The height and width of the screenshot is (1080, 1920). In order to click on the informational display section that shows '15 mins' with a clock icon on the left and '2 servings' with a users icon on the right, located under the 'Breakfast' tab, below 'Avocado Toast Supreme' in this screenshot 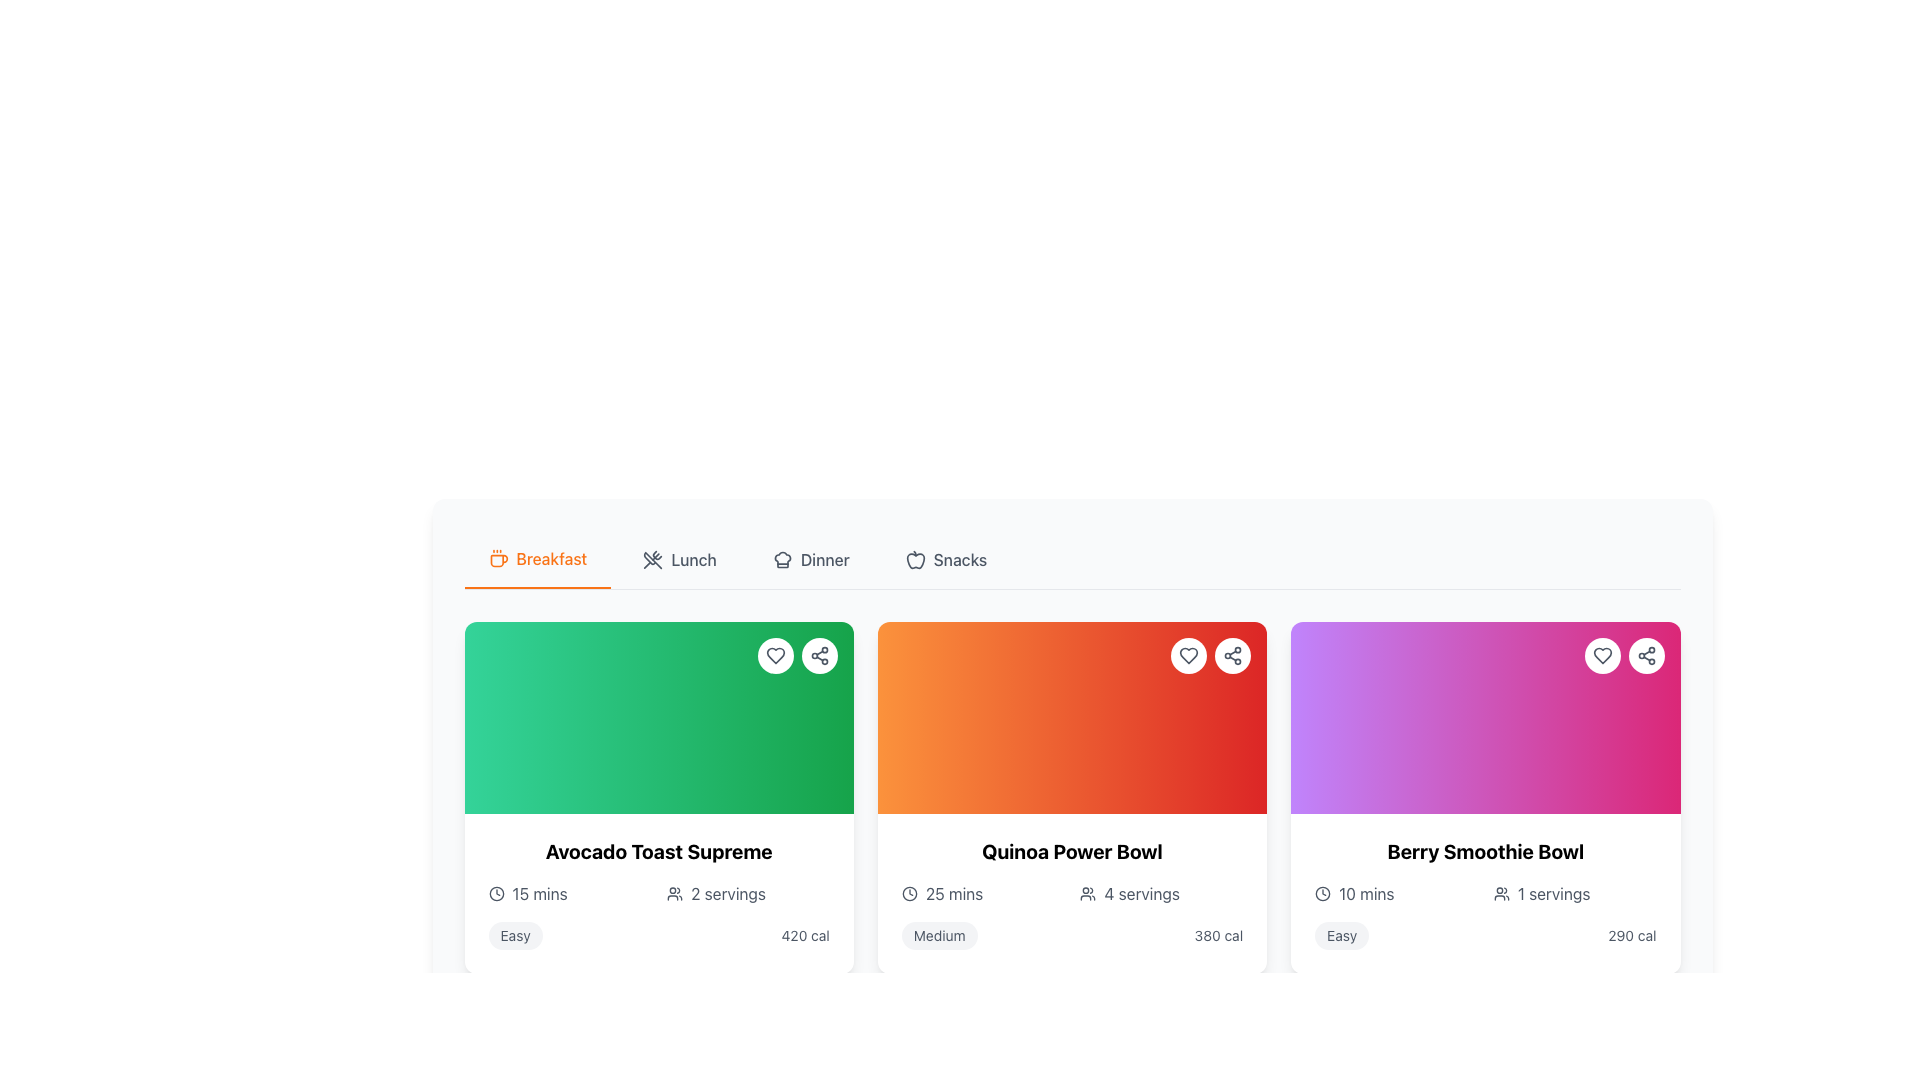, I will do `click(659, 893)`.